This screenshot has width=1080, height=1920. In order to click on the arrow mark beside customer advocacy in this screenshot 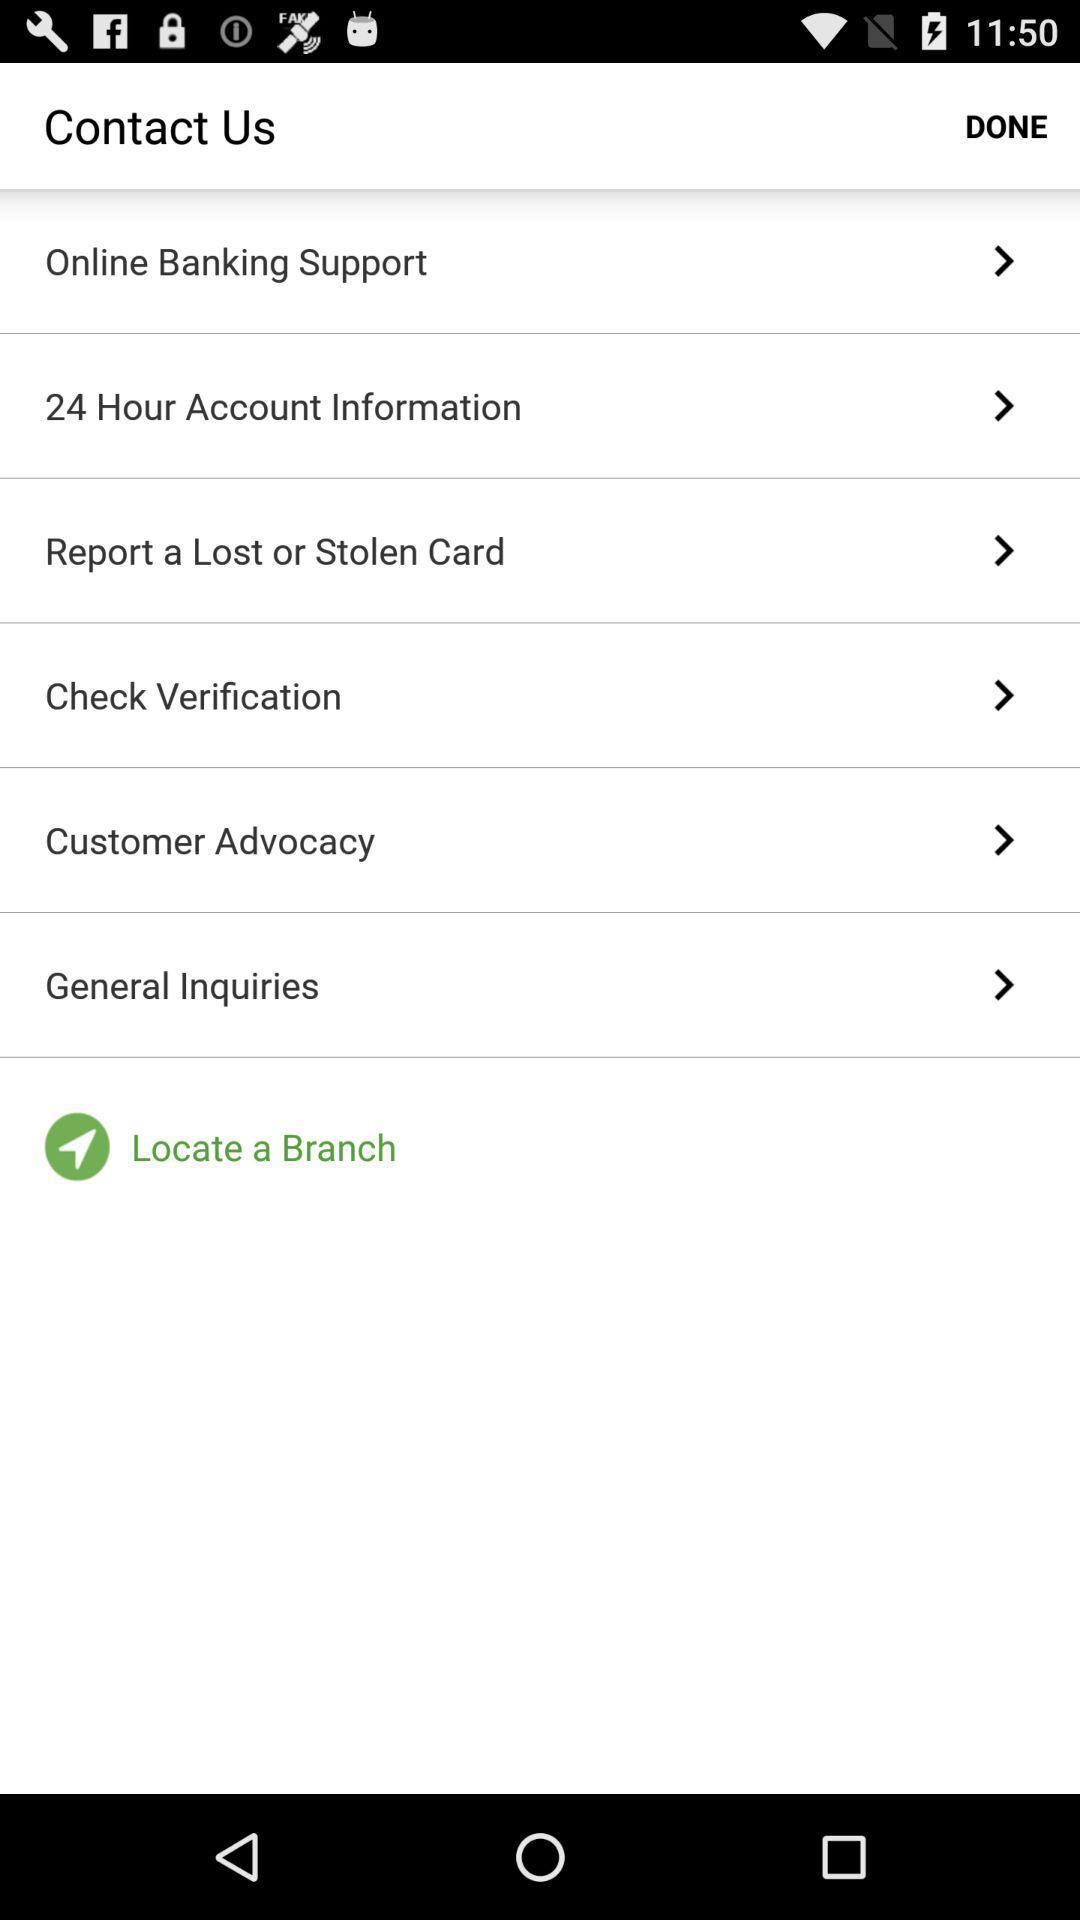, I will do `click(1003, 840)`.